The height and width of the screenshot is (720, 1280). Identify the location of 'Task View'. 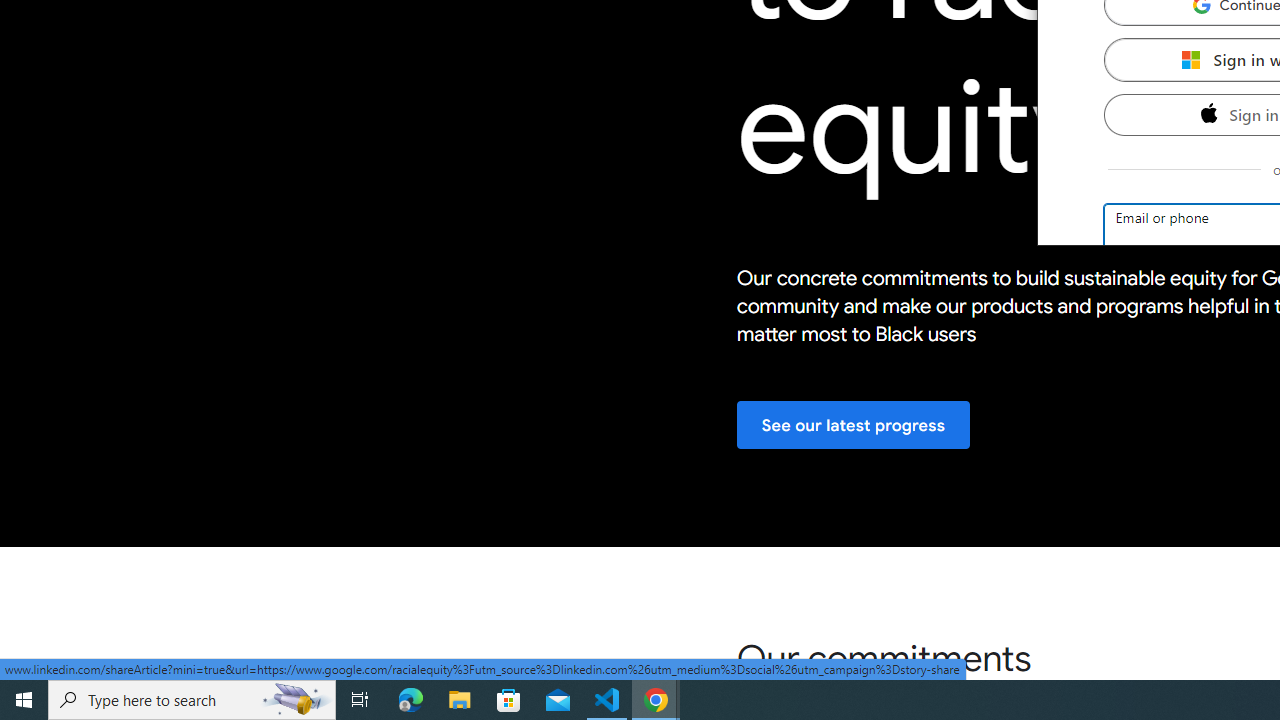
(359, 698).